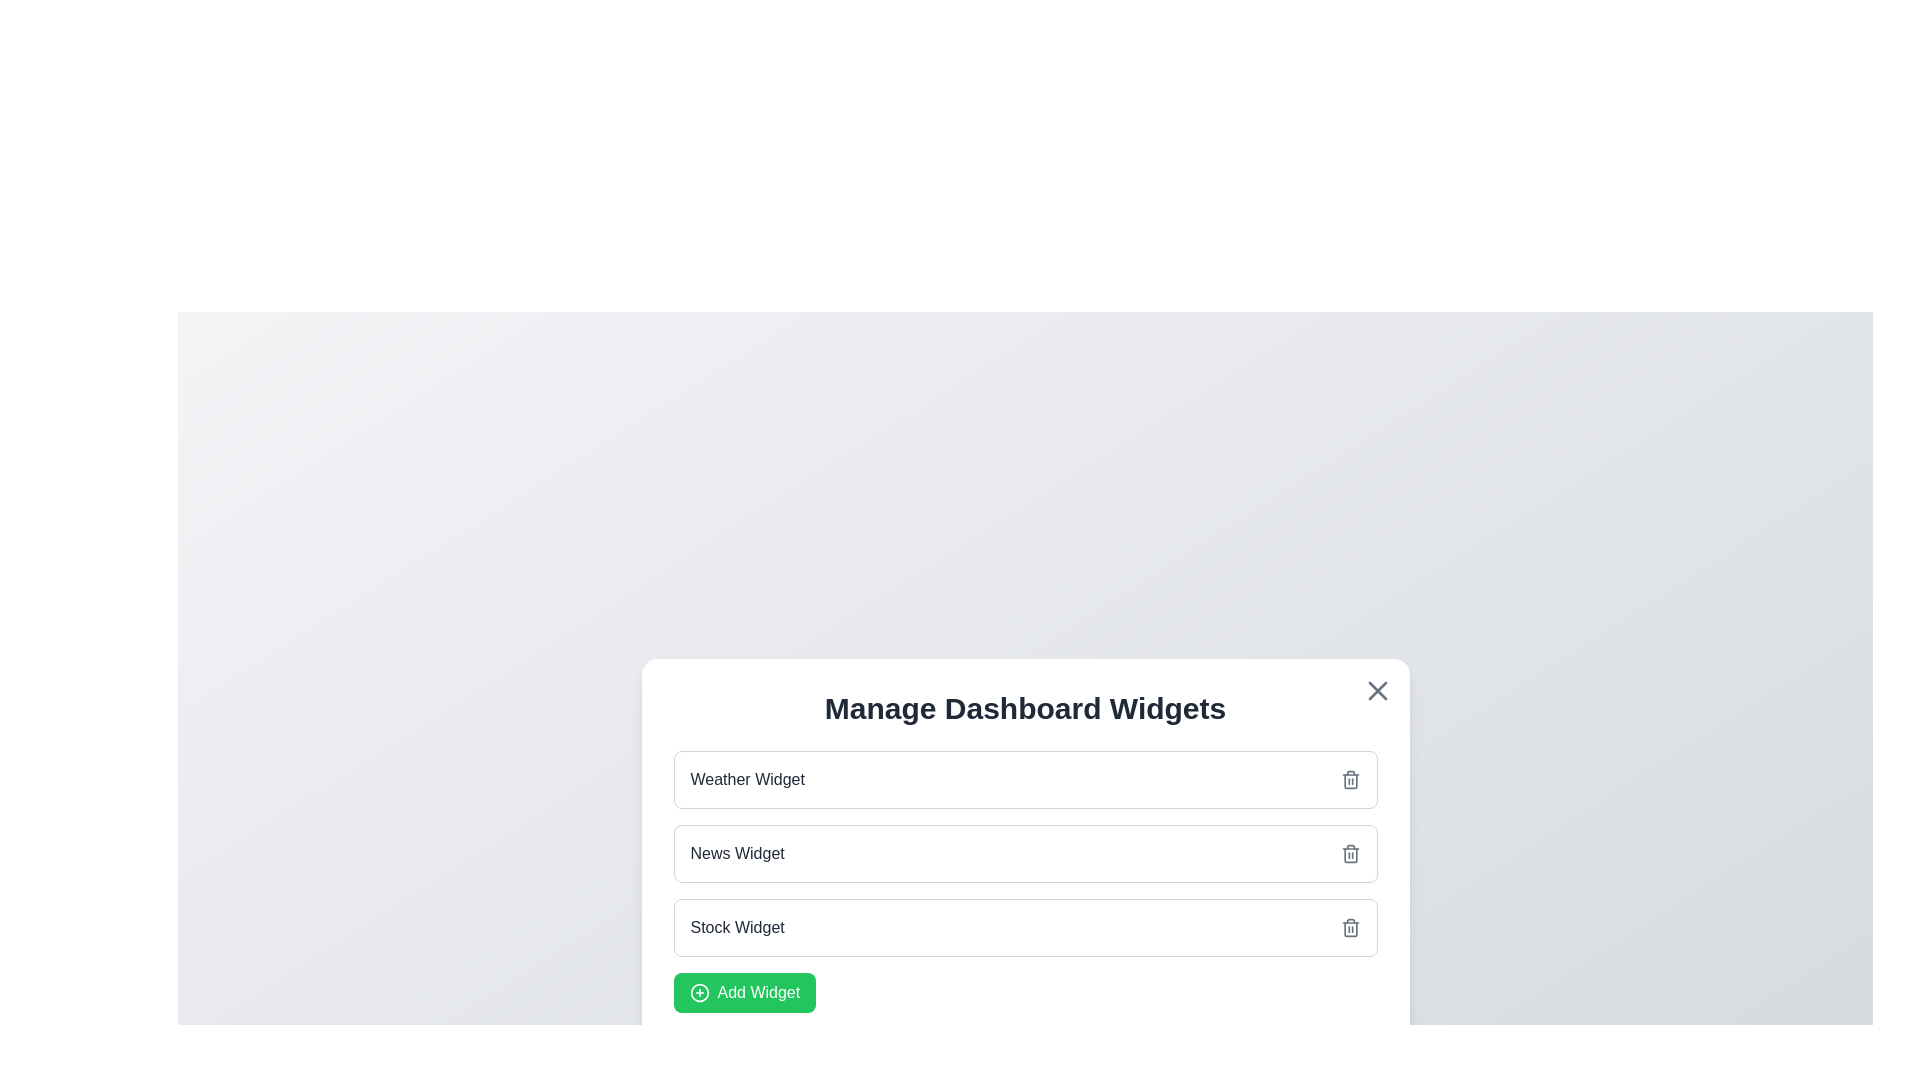  I want to click on close button at the top-right corner of the dialog to close it, so click(1376, 689).